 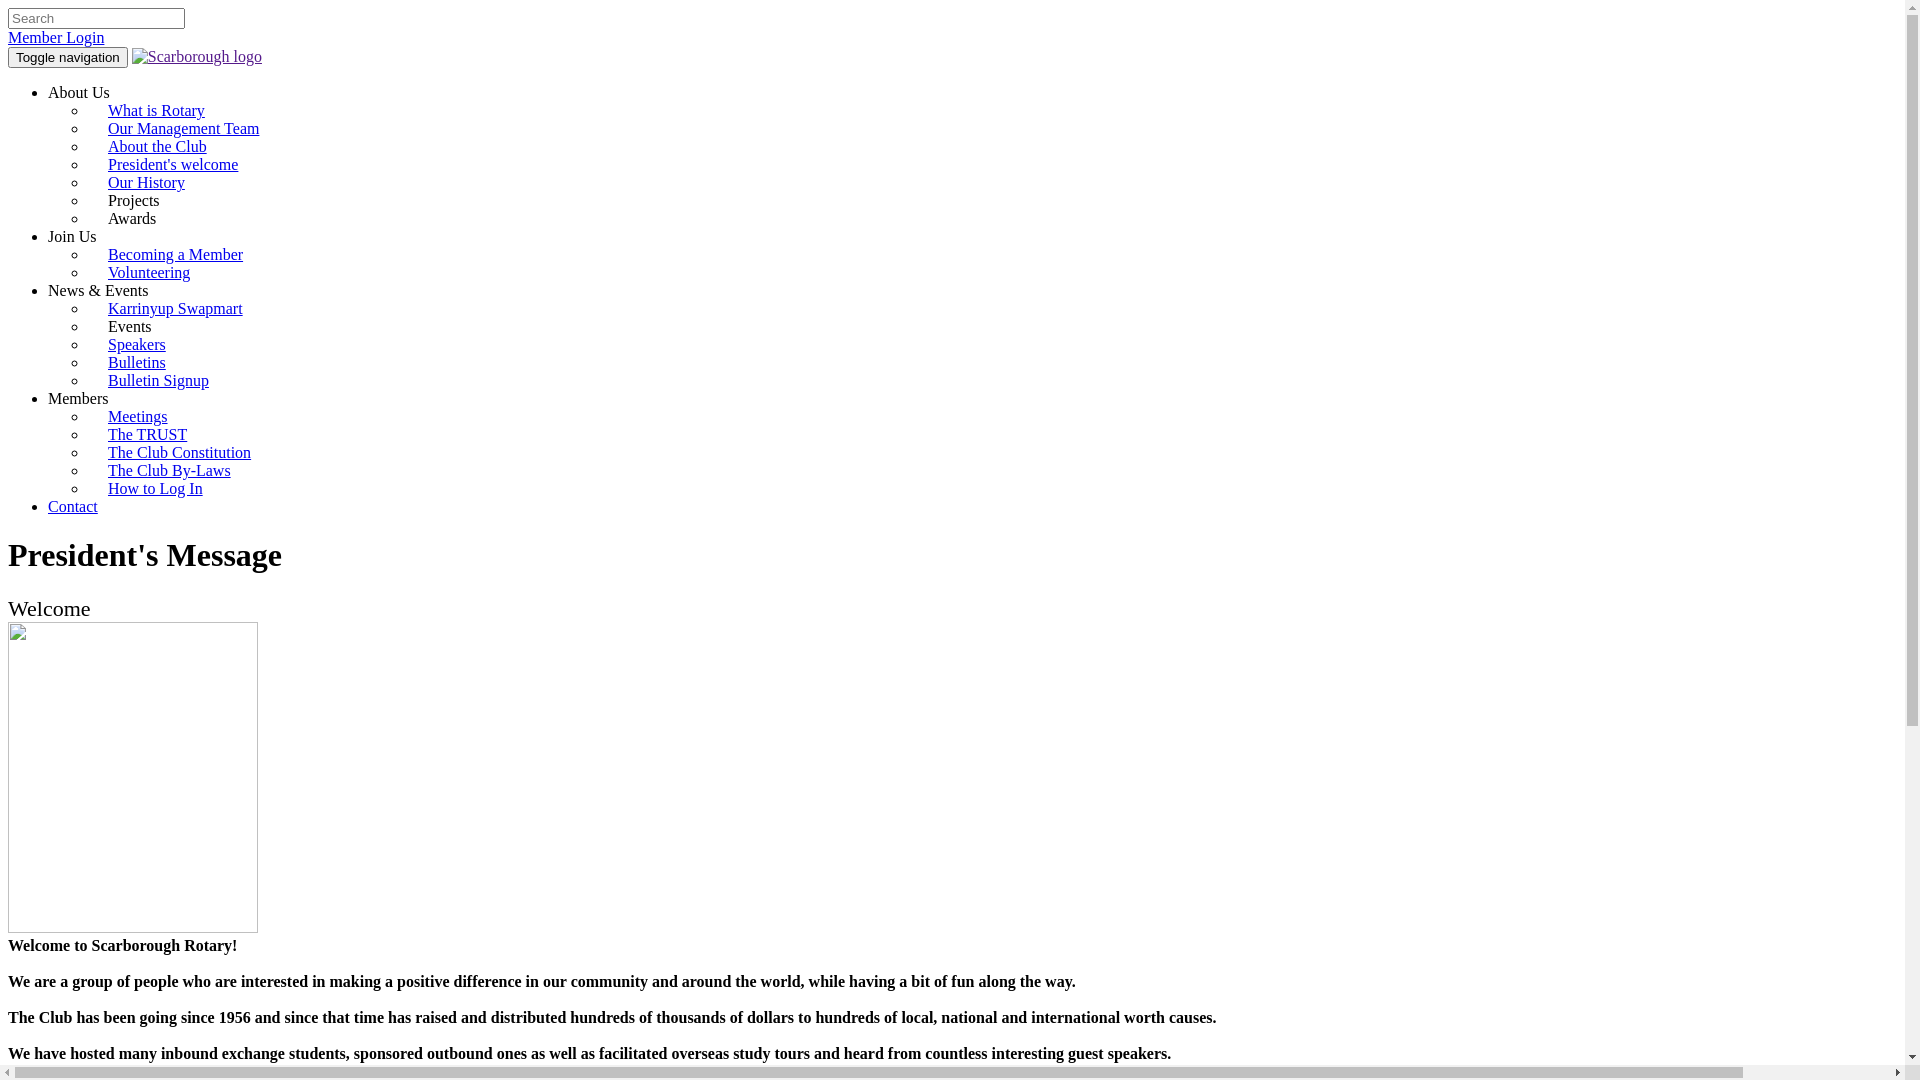 I want to click on 'Our Management Team', so click(x=183, y=128).